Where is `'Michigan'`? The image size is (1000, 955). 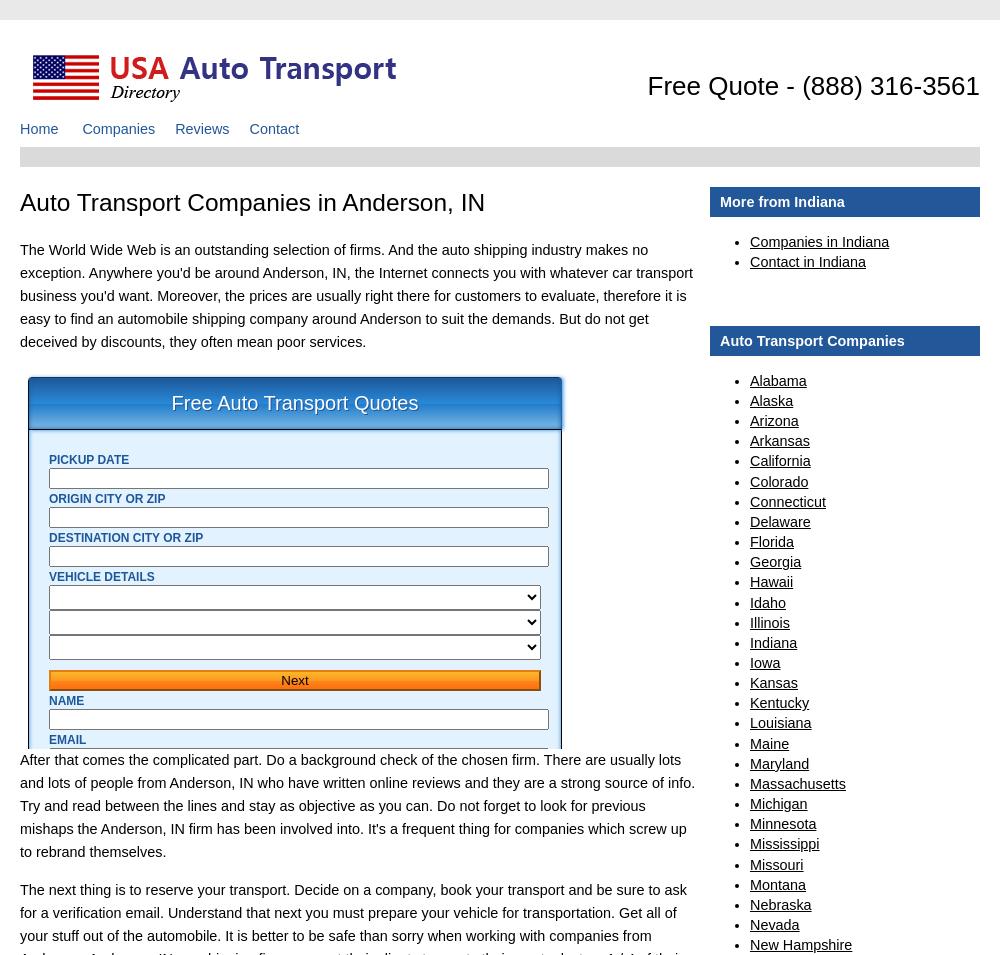
'Michigan' is located at coordinates (778, 804).